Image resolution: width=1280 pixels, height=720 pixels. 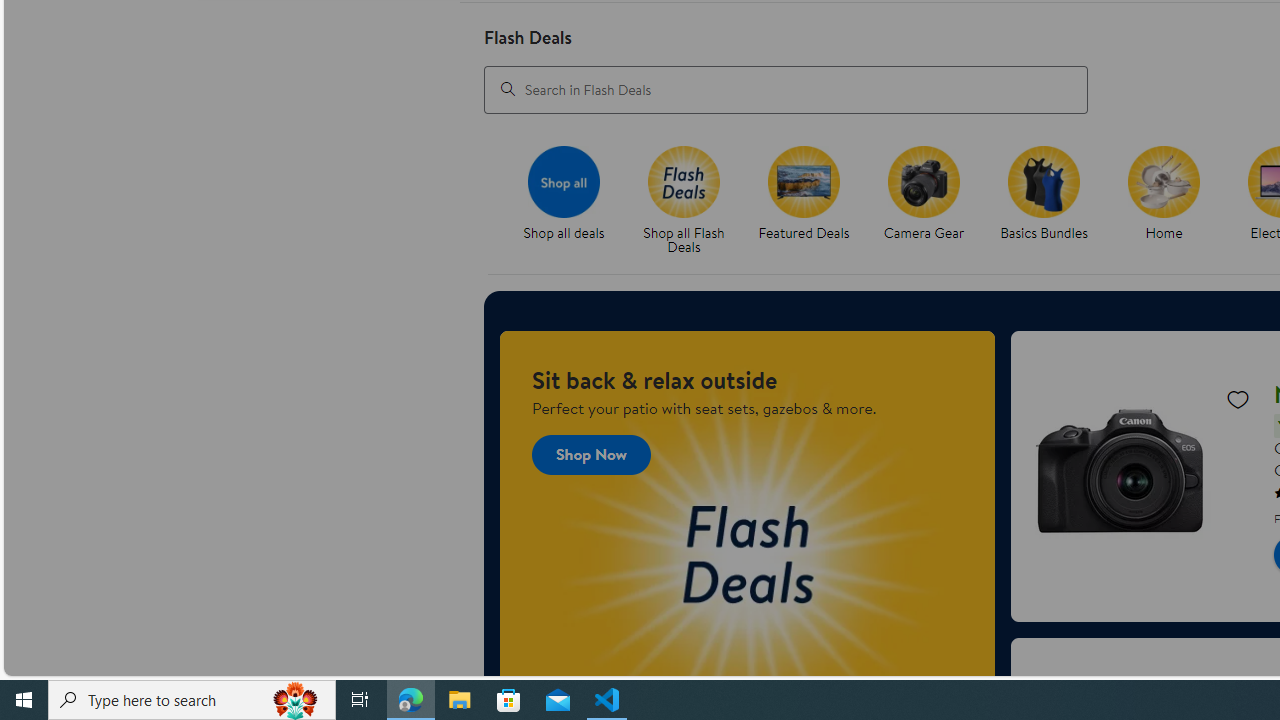 What do you see at coordinates (804, 194) in the screenshot?
I see `'Featured Deals Featured Deals'` at bounding box center [804, 194].